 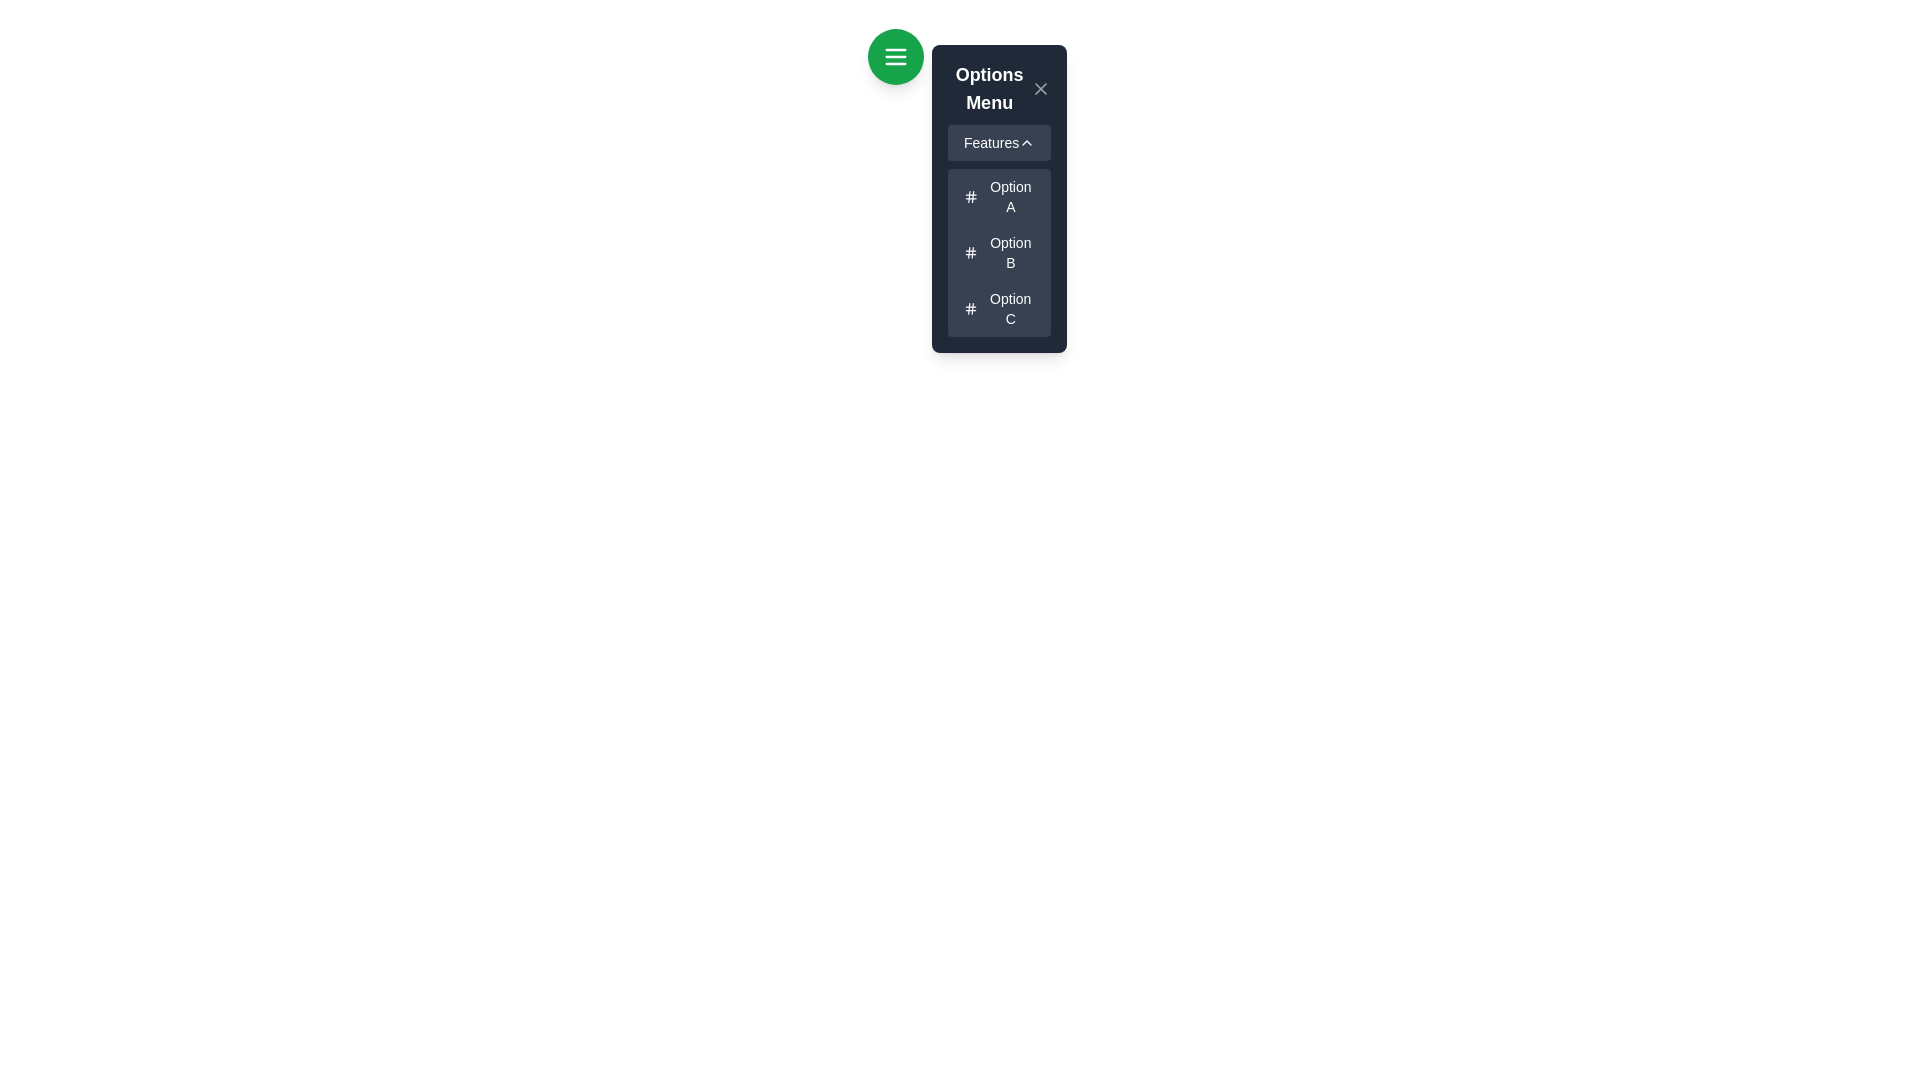 What do you see at coordinates (999, 199) in the screenshot?
I see `the first item labeled 'Option A' in the dropdown menu under the 'Features' heading` at bounding box center [999, 199].